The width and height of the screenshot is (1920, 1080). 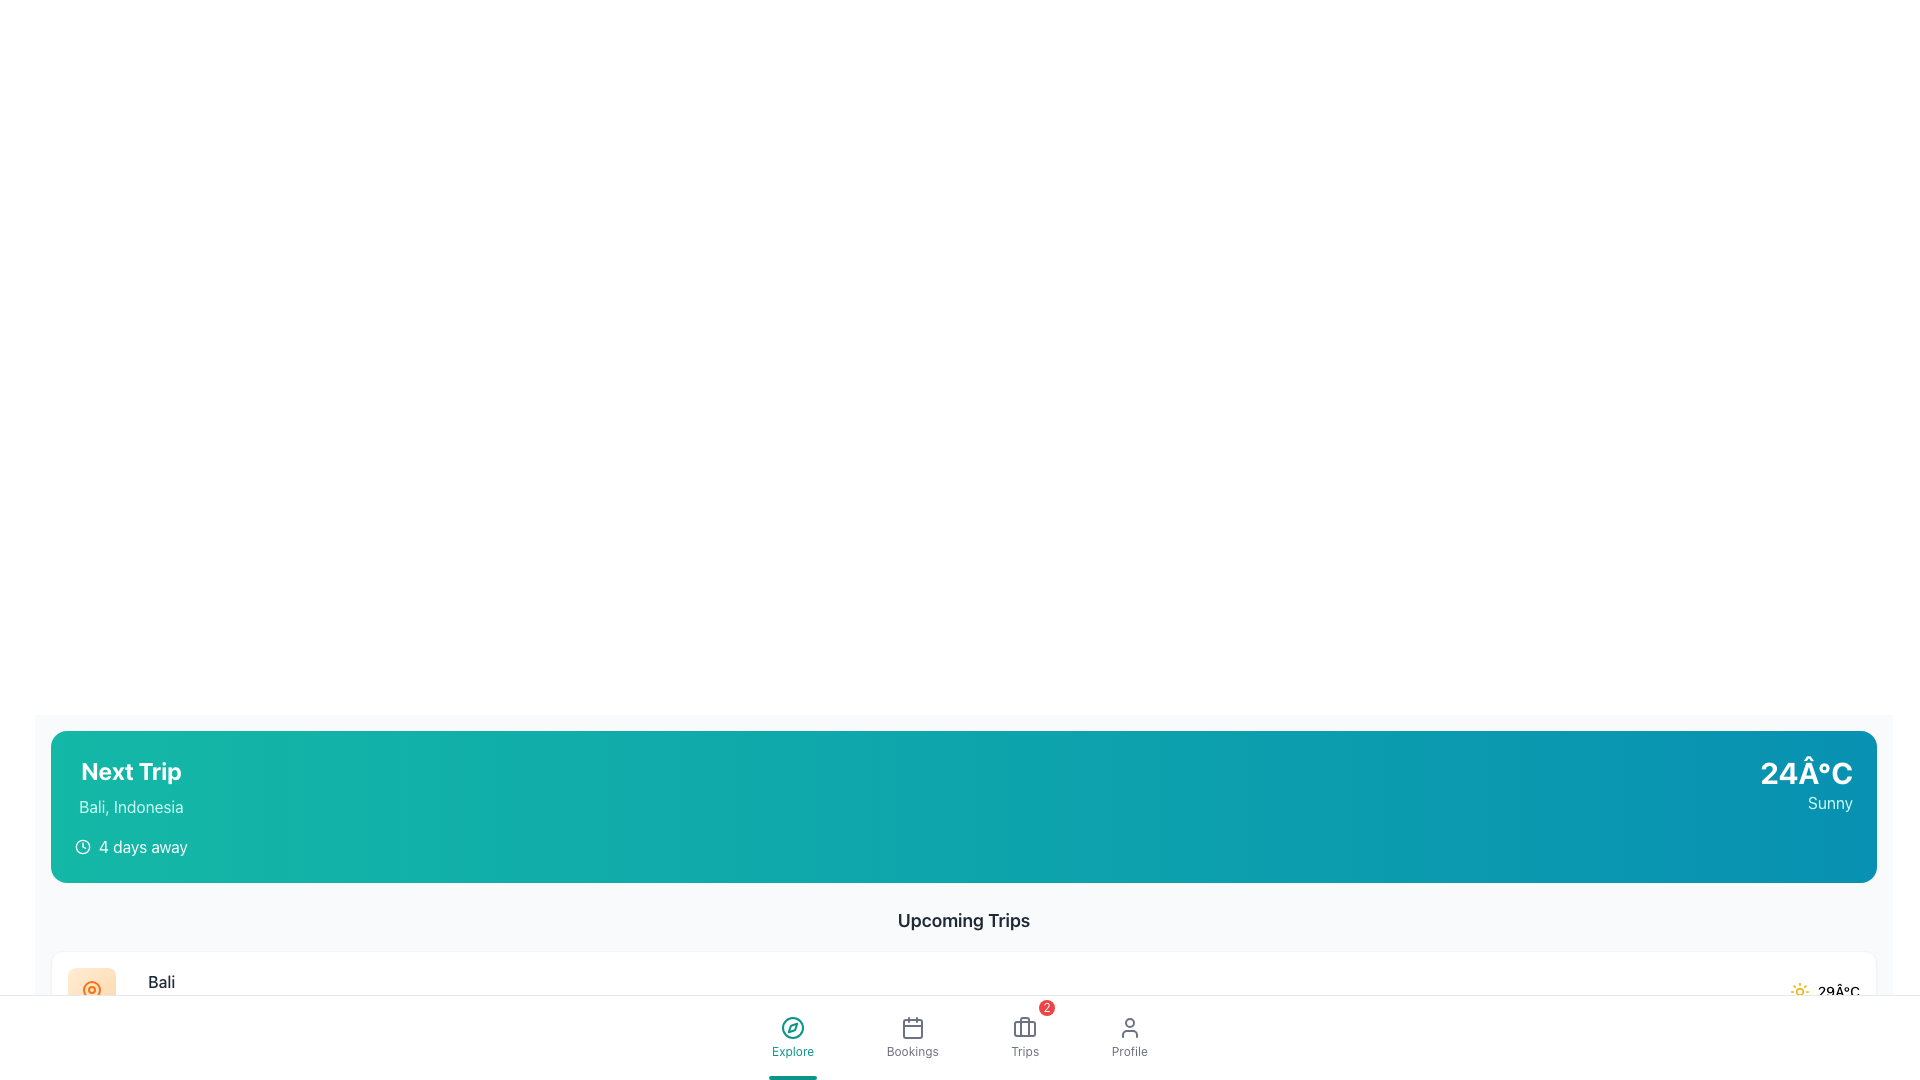 I want to click on text label 'Bali', which is styled in bold and dark gray, located within a card-like interface representing a travel destination, so click(x=161, y=981).